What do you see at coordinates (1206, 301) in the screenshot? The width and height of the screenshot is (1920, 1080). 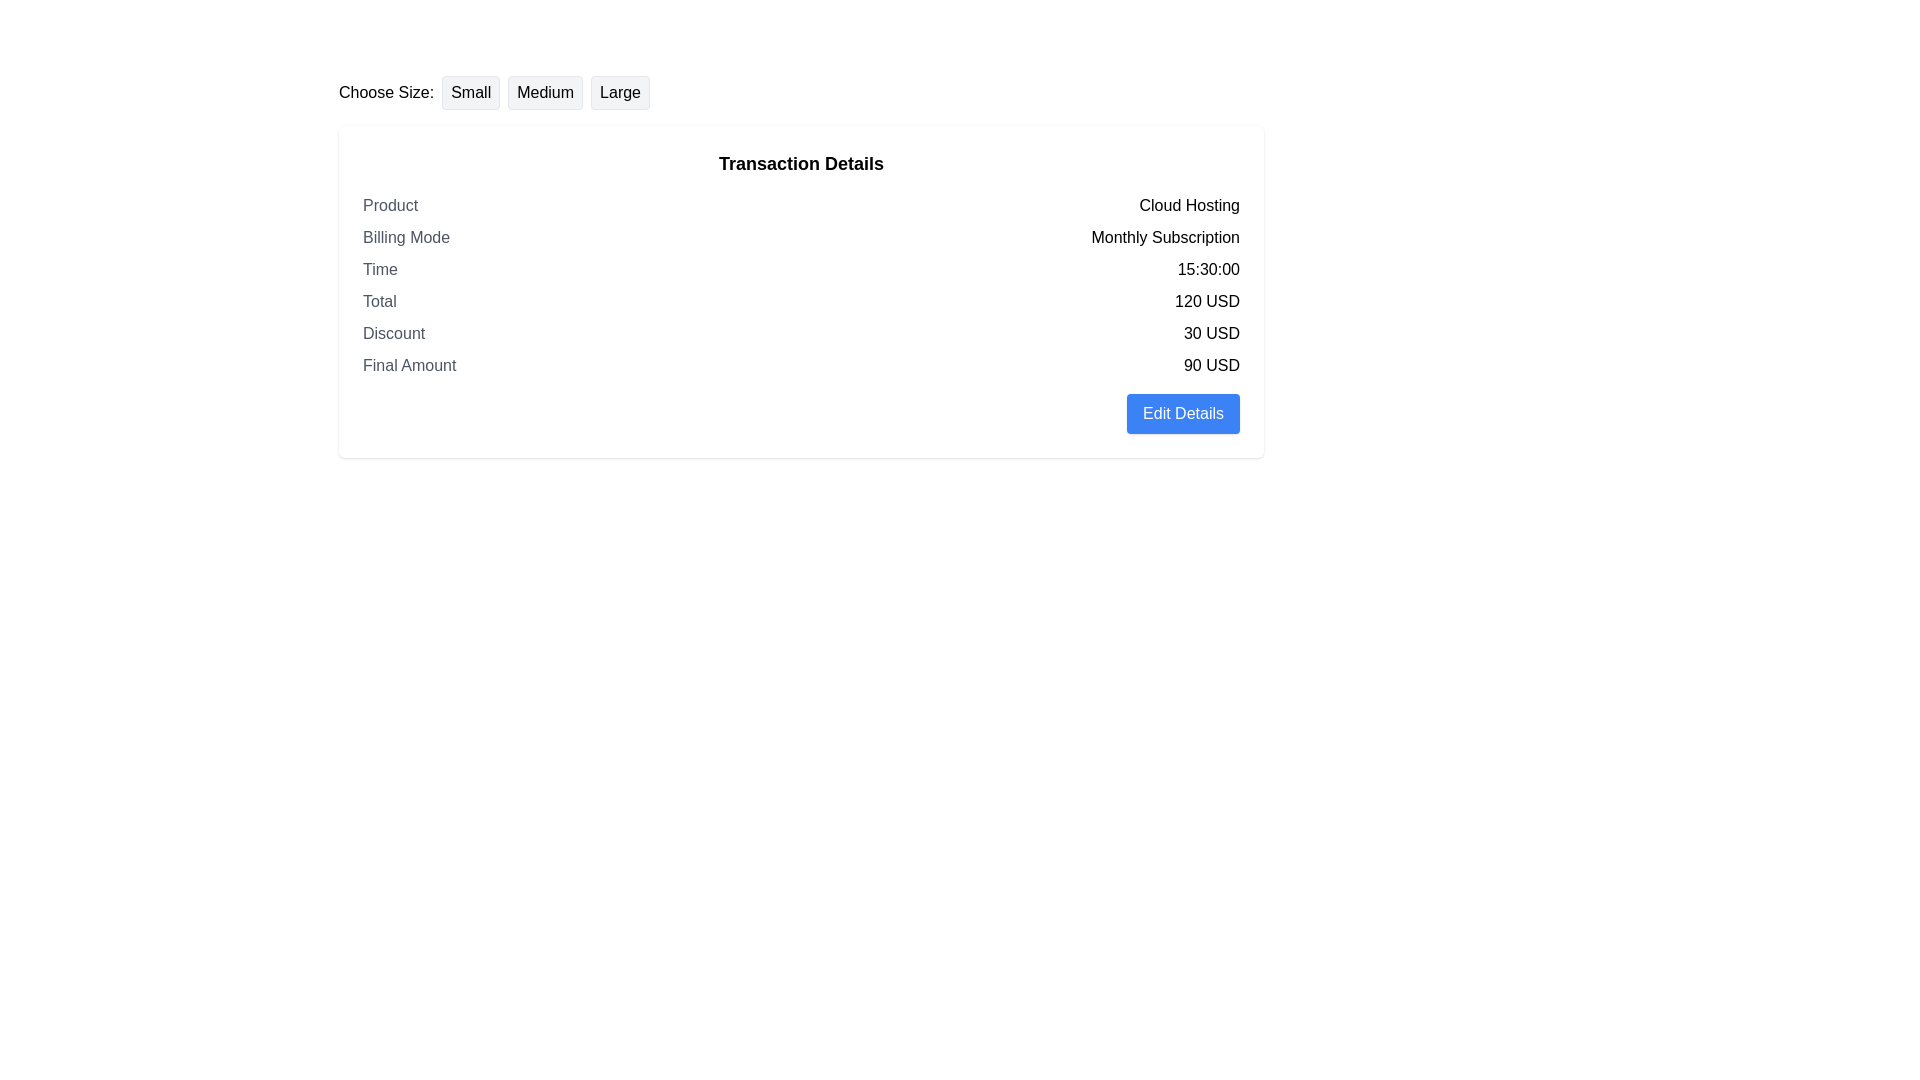 I see `the total amount display in the 'Transaction Details' section, which shows the sum total for a specific transaction and is aligned to the right of the 'Total' label` at bounding box center [1206, 301].